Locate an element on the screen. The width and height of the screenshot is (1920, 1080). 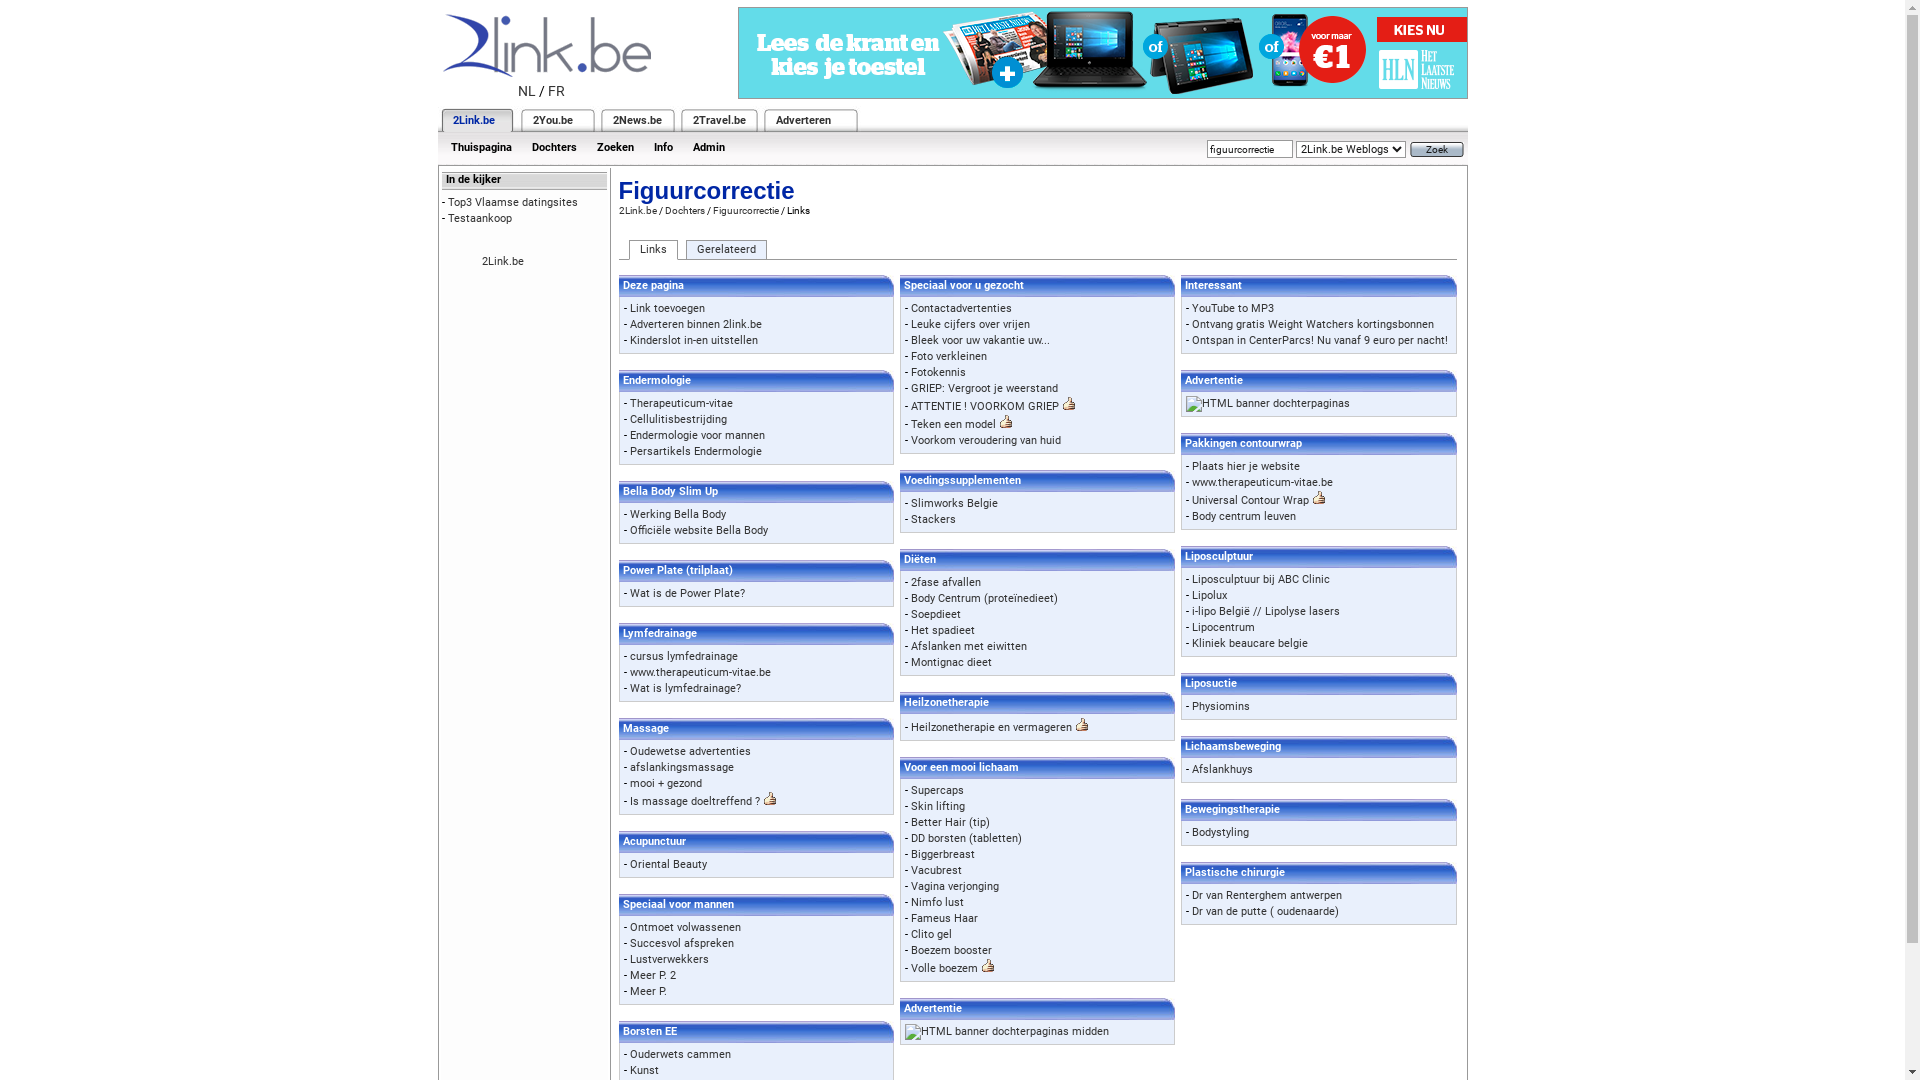
'Links' is located at coordinates (652, 249).